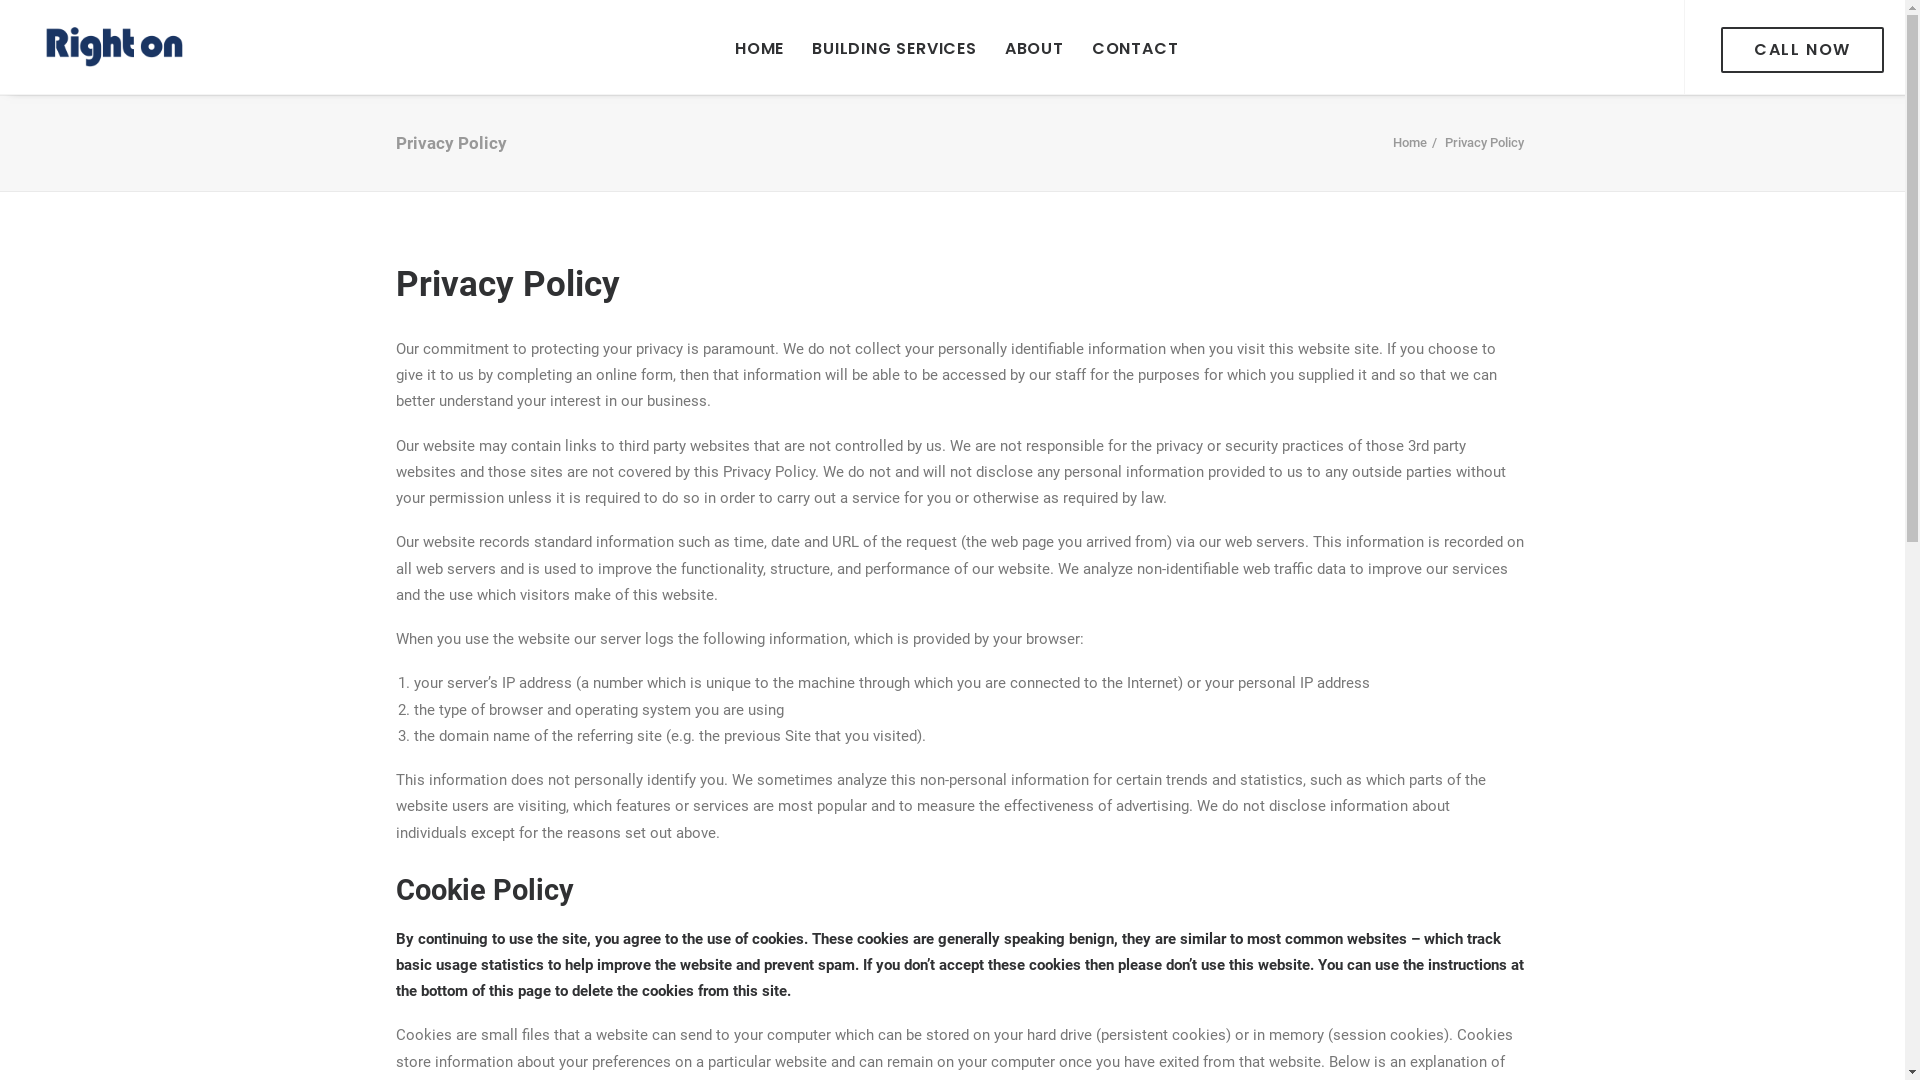 This screenshot has width=1920, height=1080. What do you see at coordinates (1034, 45) in the screenshot?
I see `'ABOUT'` at bounding box center [1034, 45].